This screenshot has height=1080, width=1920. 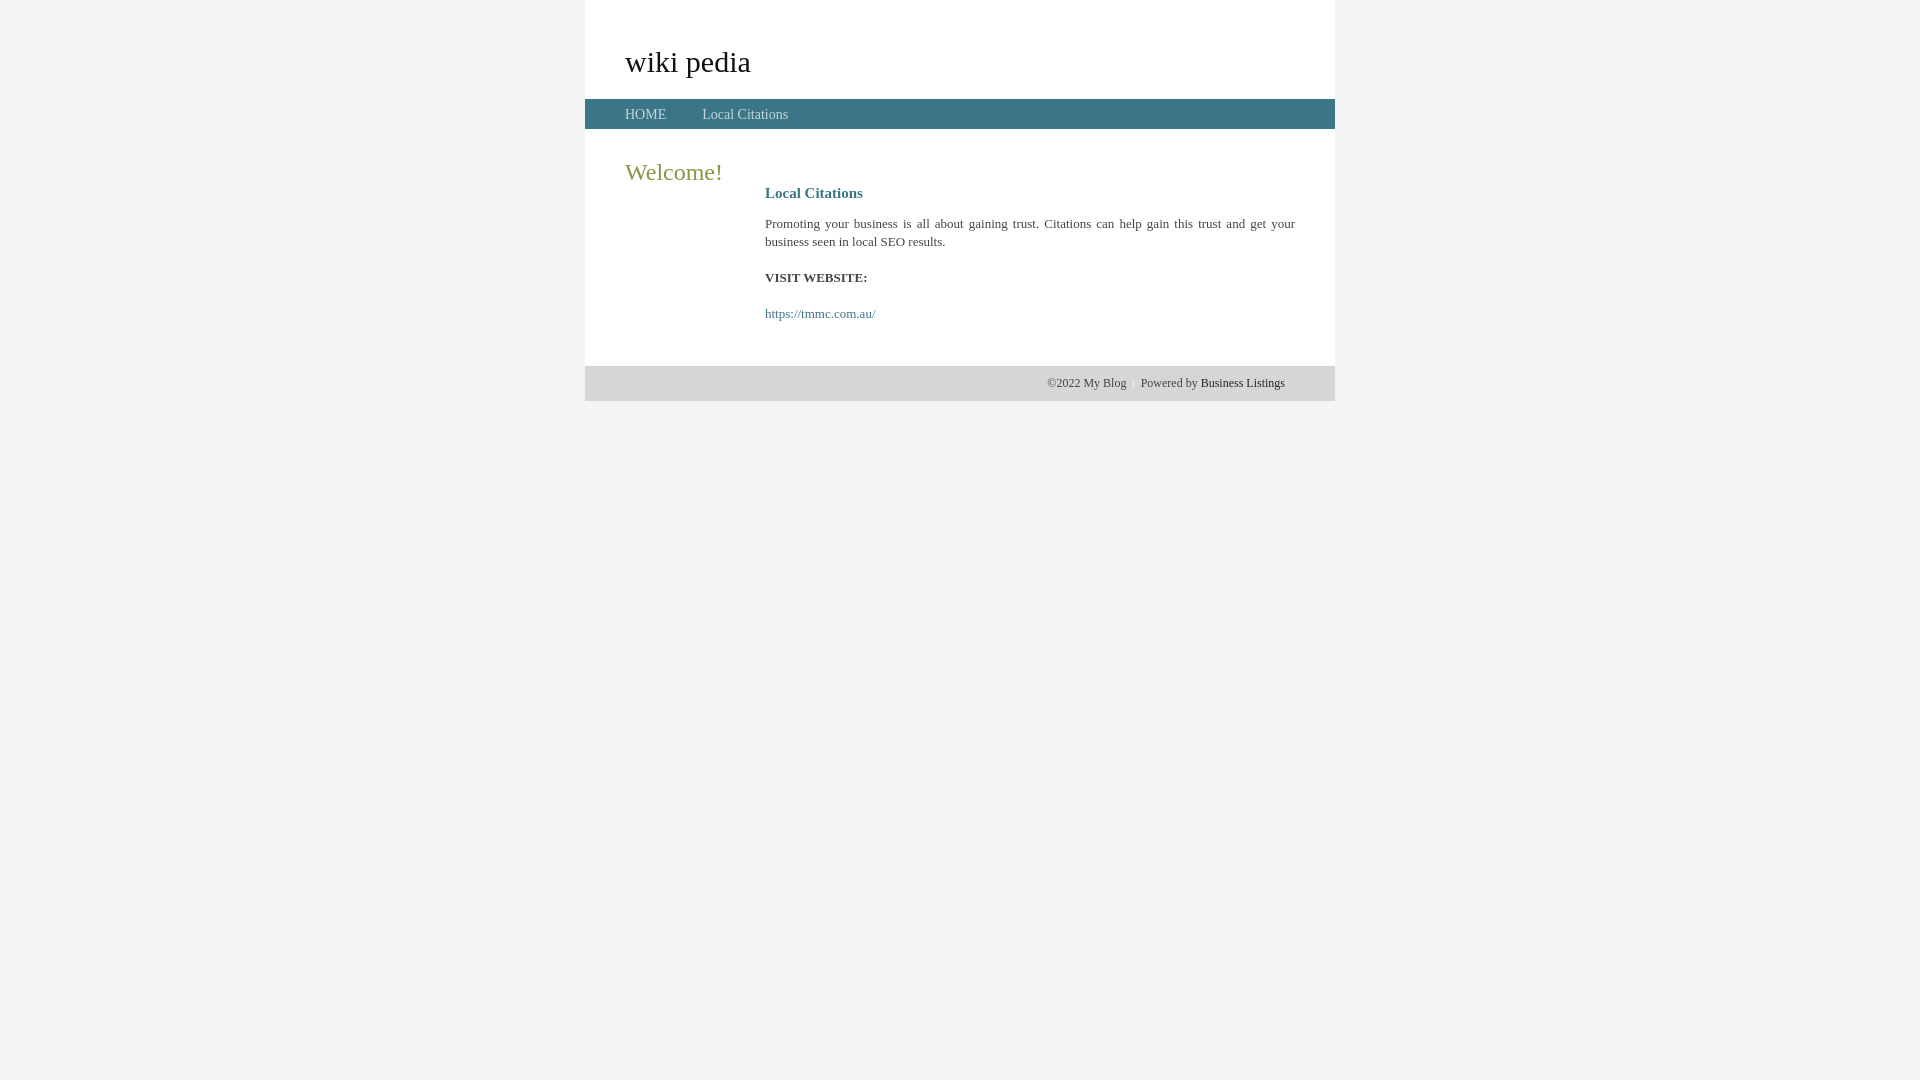 I want to click on 'wiki pedia', so click(x=687, y=60).